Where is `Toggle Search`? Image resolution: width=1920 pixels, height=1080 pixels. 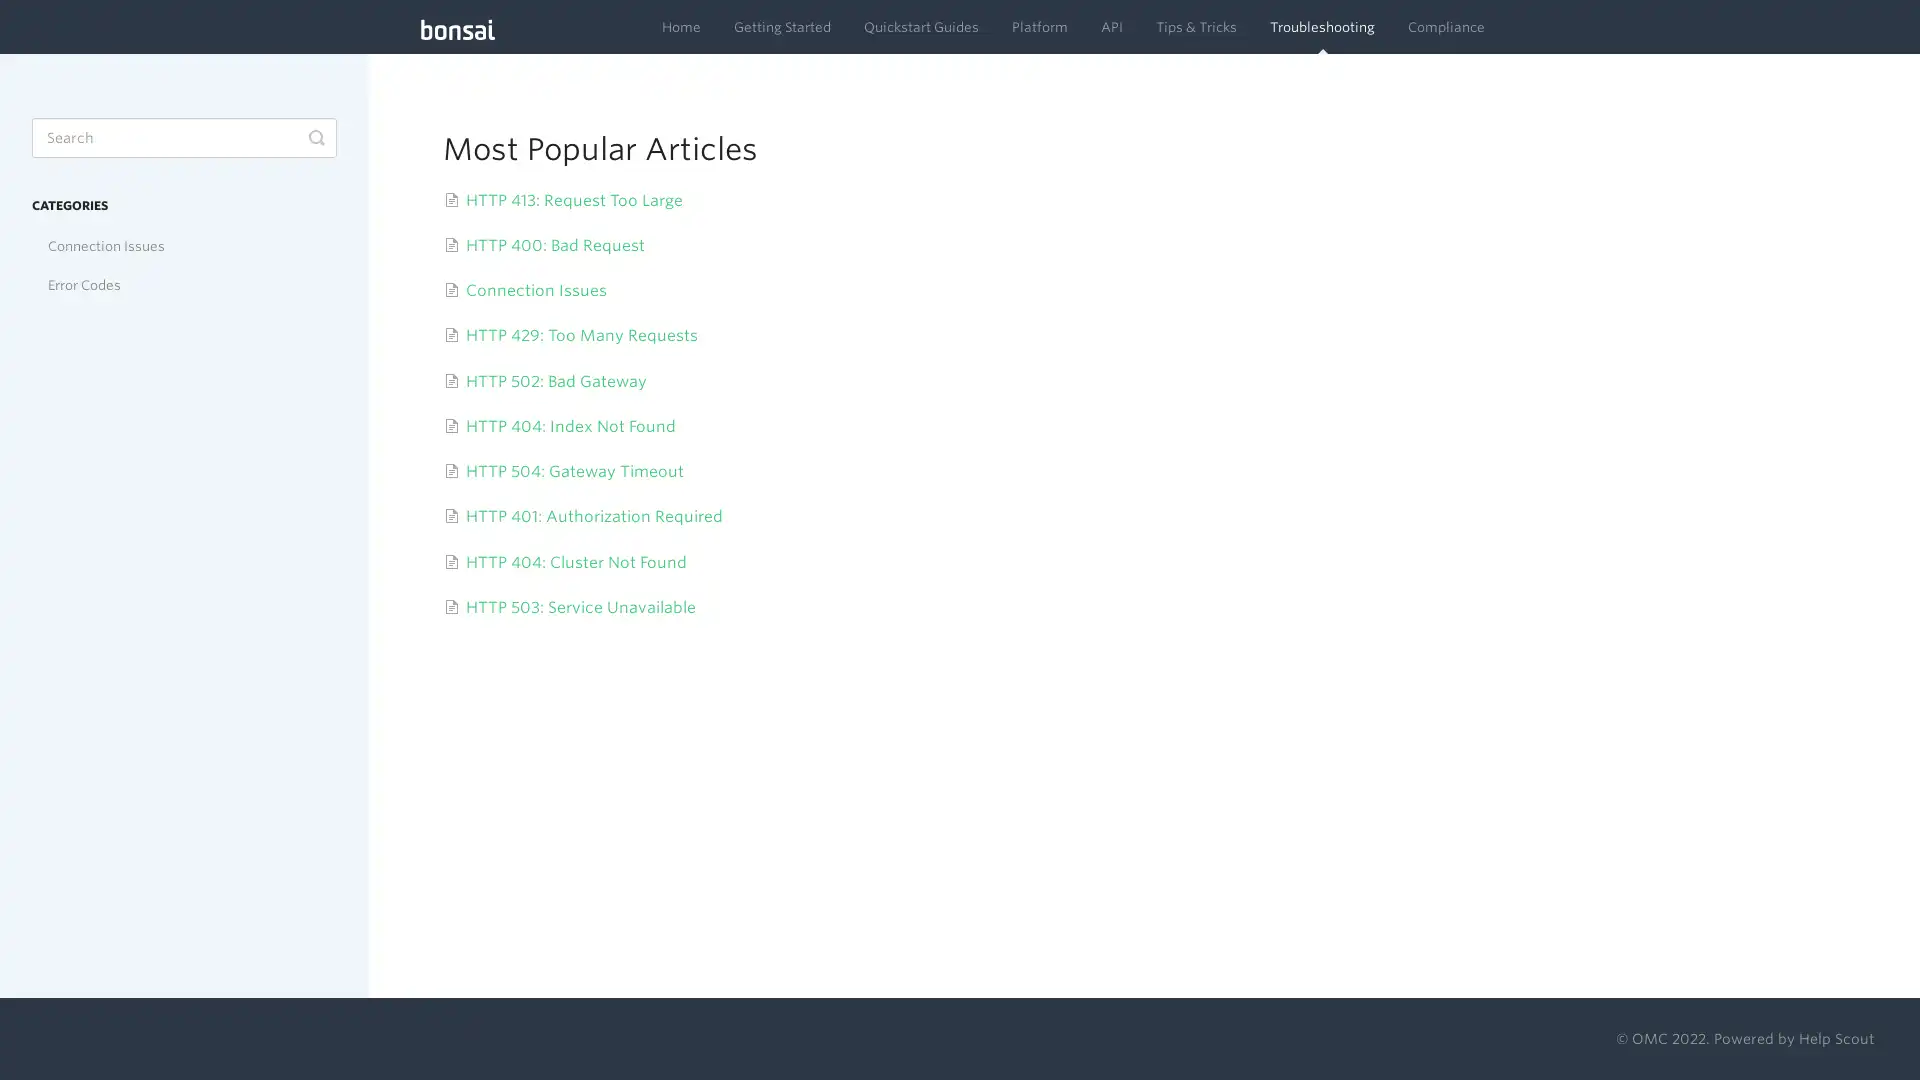 Toggle Search is located at coordinates (315, 137).